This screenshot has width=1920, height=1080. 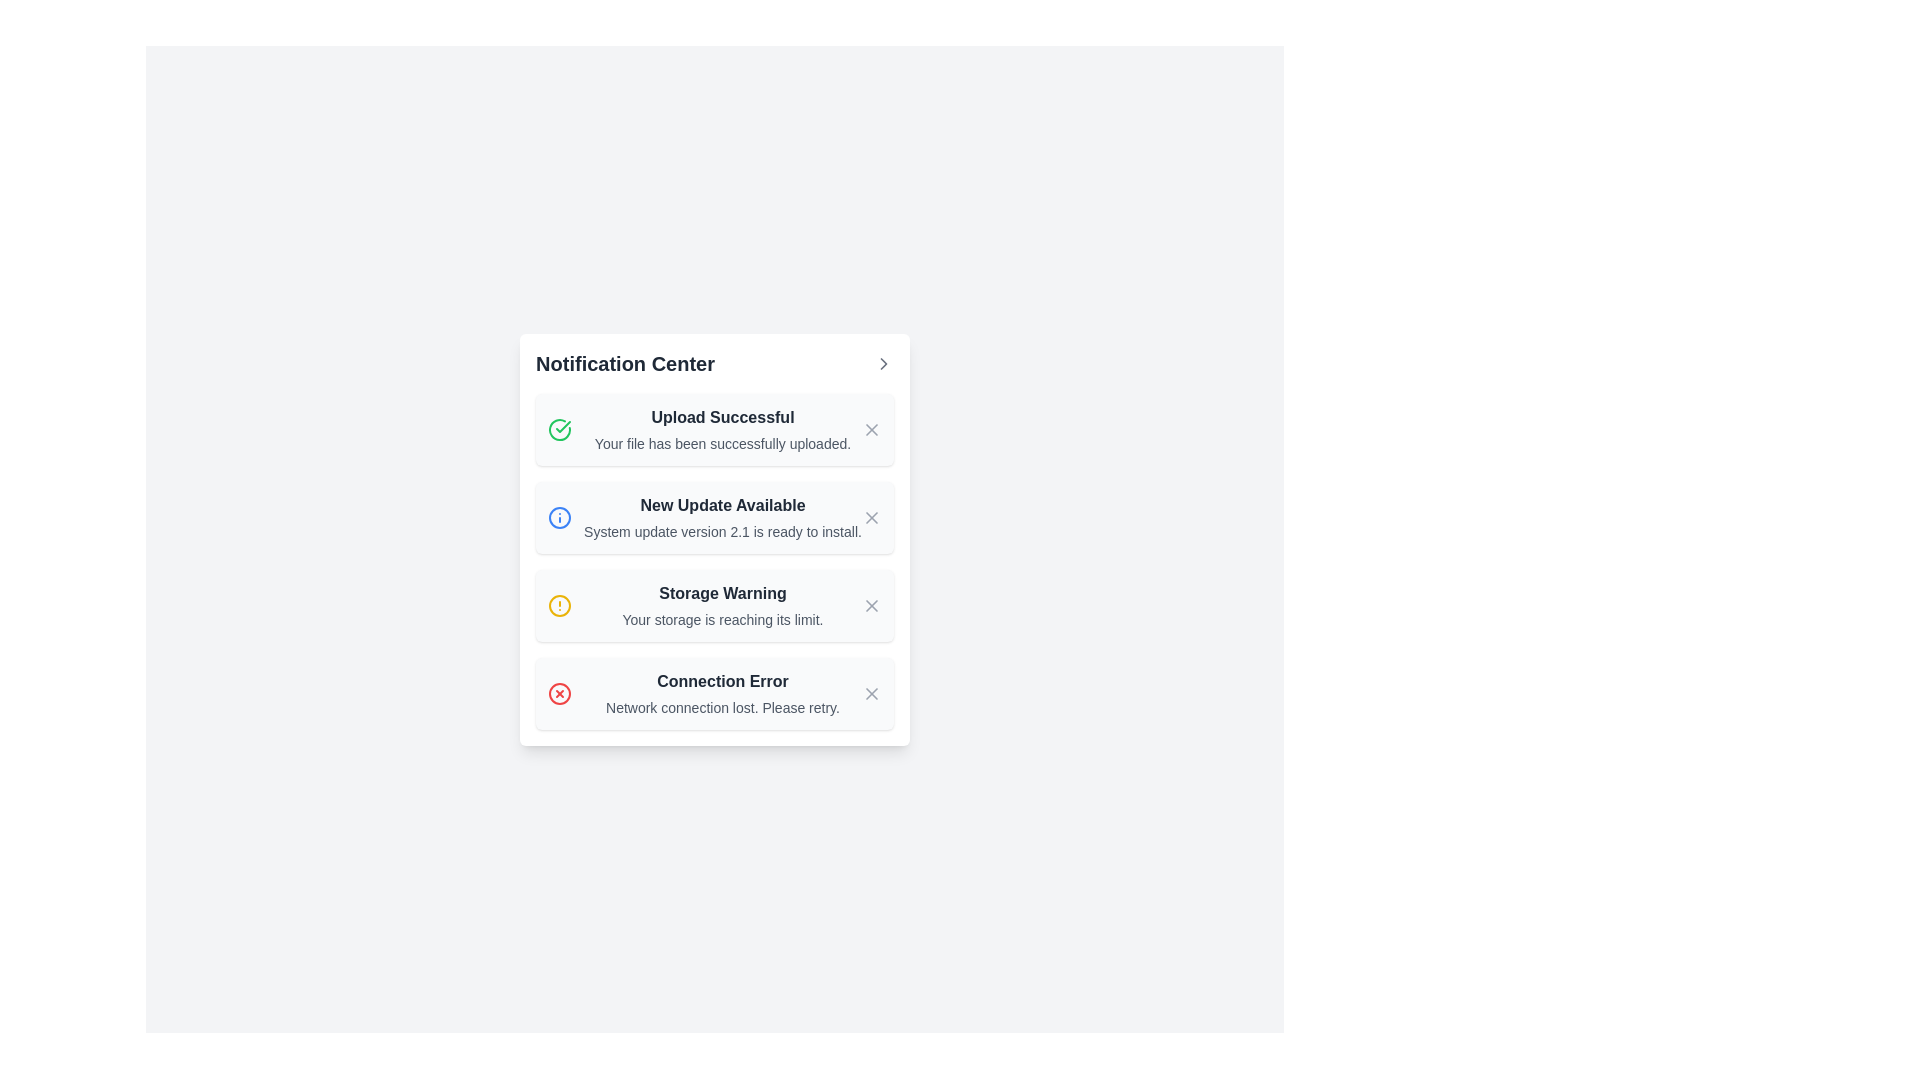 What do you see at coordinates (722, 516) in the screenshot?
I see `the informational text block that provides details about an available system update, located in the second row of the notification list in the 'Notification Center' panel, between 'Upload Successful' and 'Storage Warning'` at bounding box center [722, 516].